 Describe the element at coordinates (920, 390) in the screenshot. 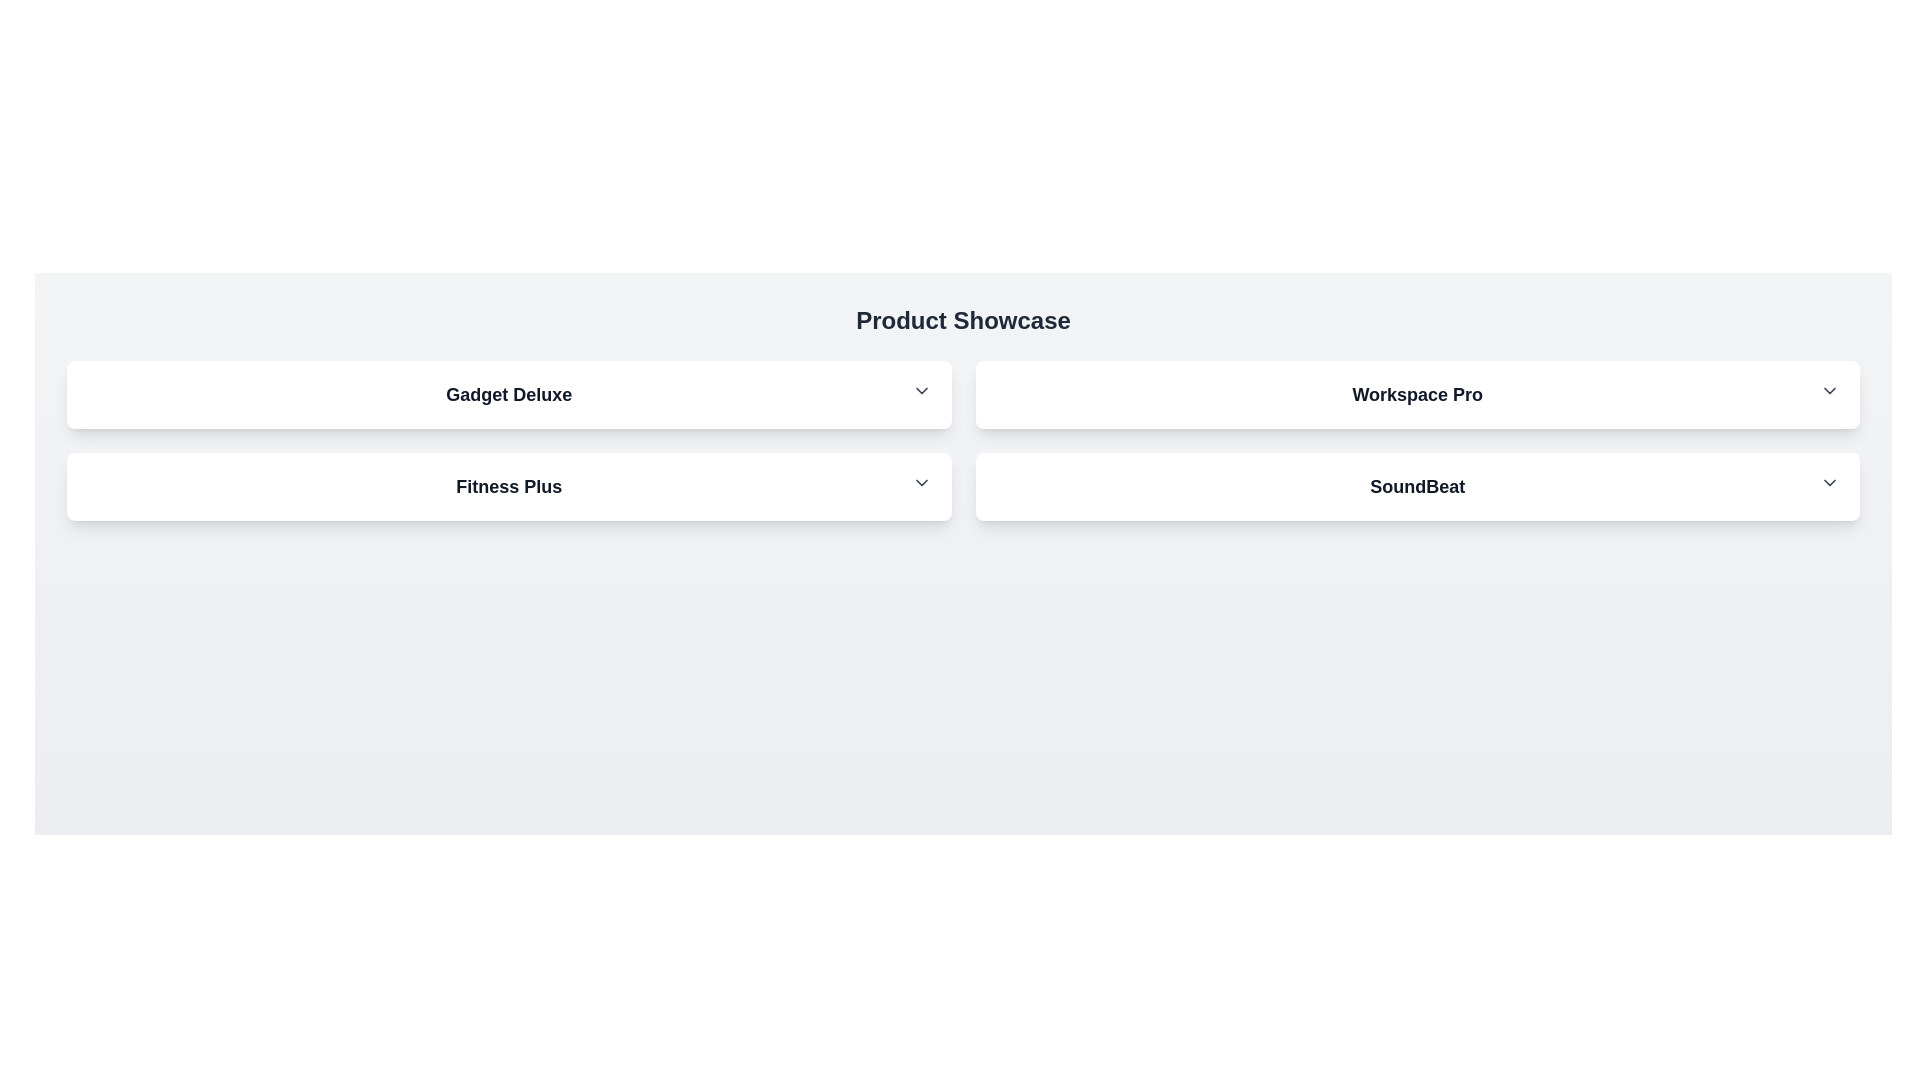

I see `the small circular button with a downward arrow icon` at that location.